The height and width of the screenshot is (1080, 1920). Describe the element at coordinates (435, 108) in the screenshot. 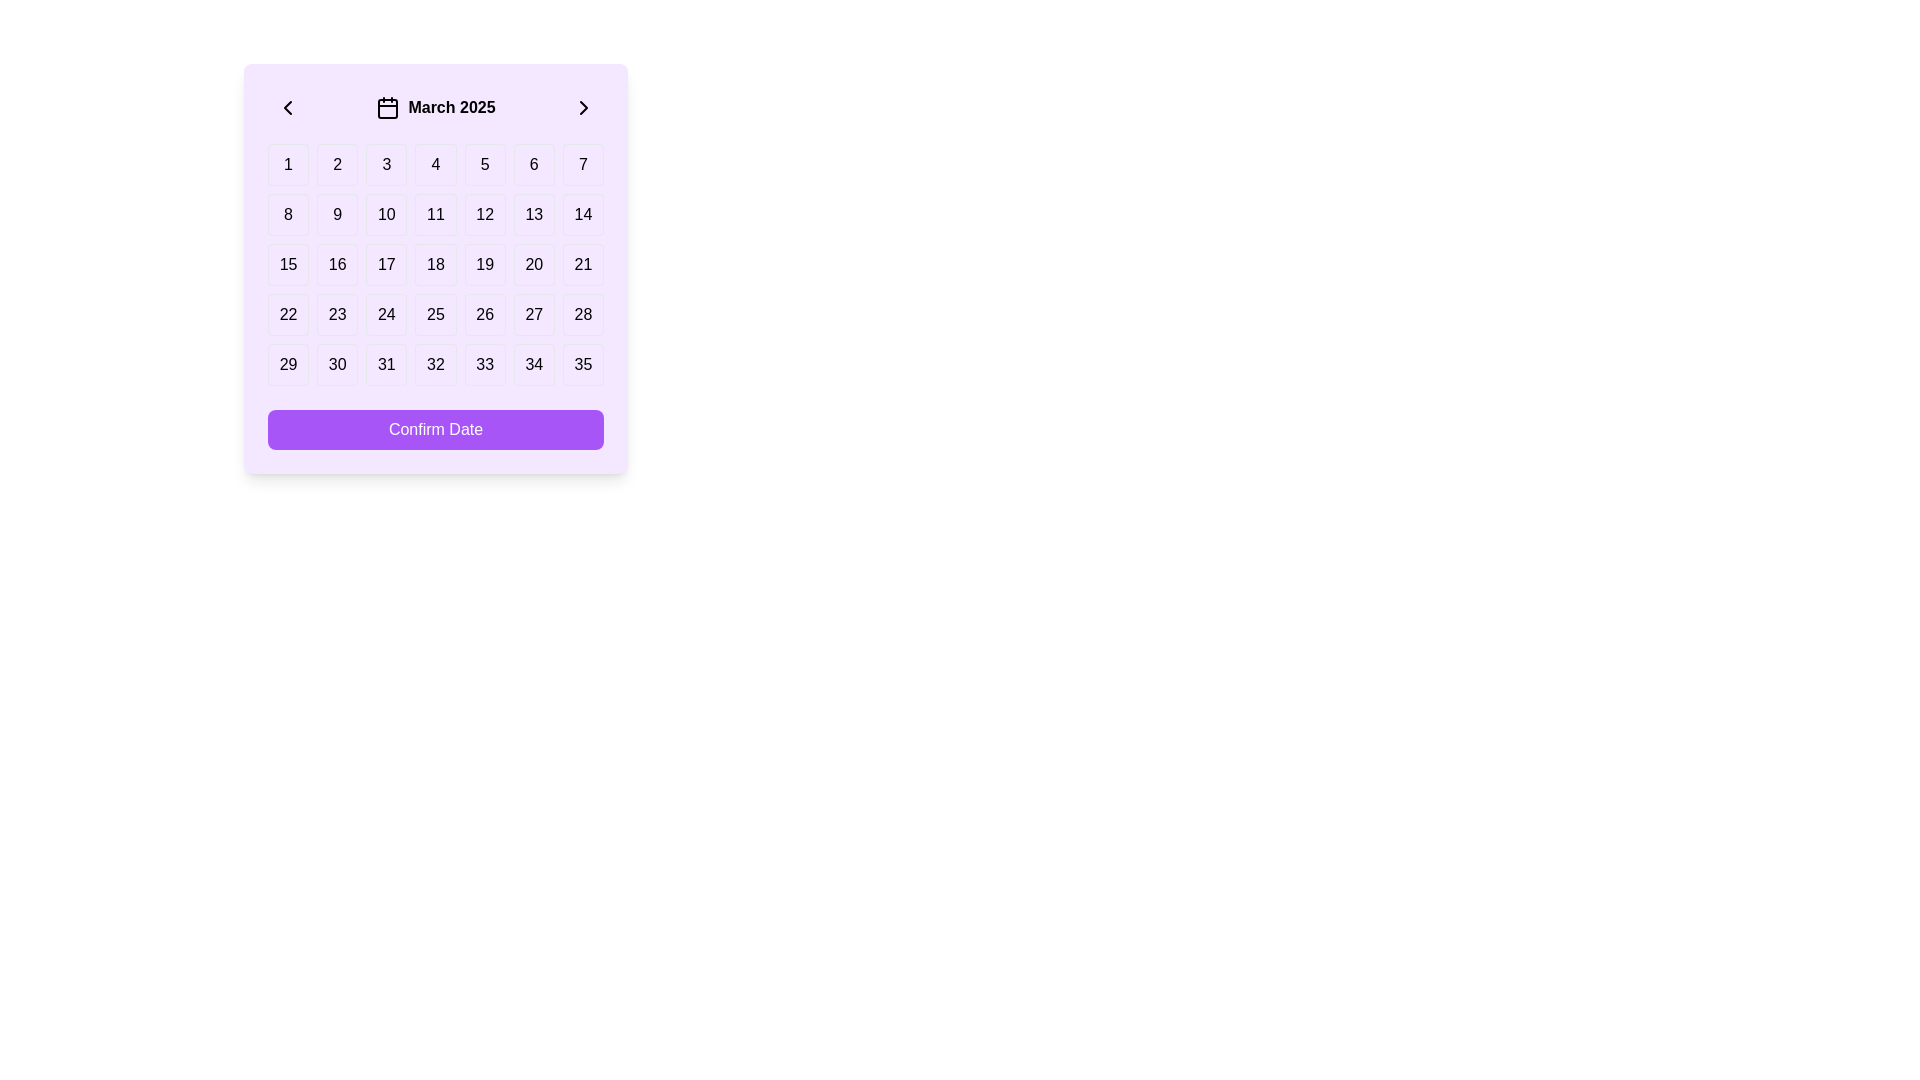

I see `the header section of the date picker component displaying March 2025` at that location.